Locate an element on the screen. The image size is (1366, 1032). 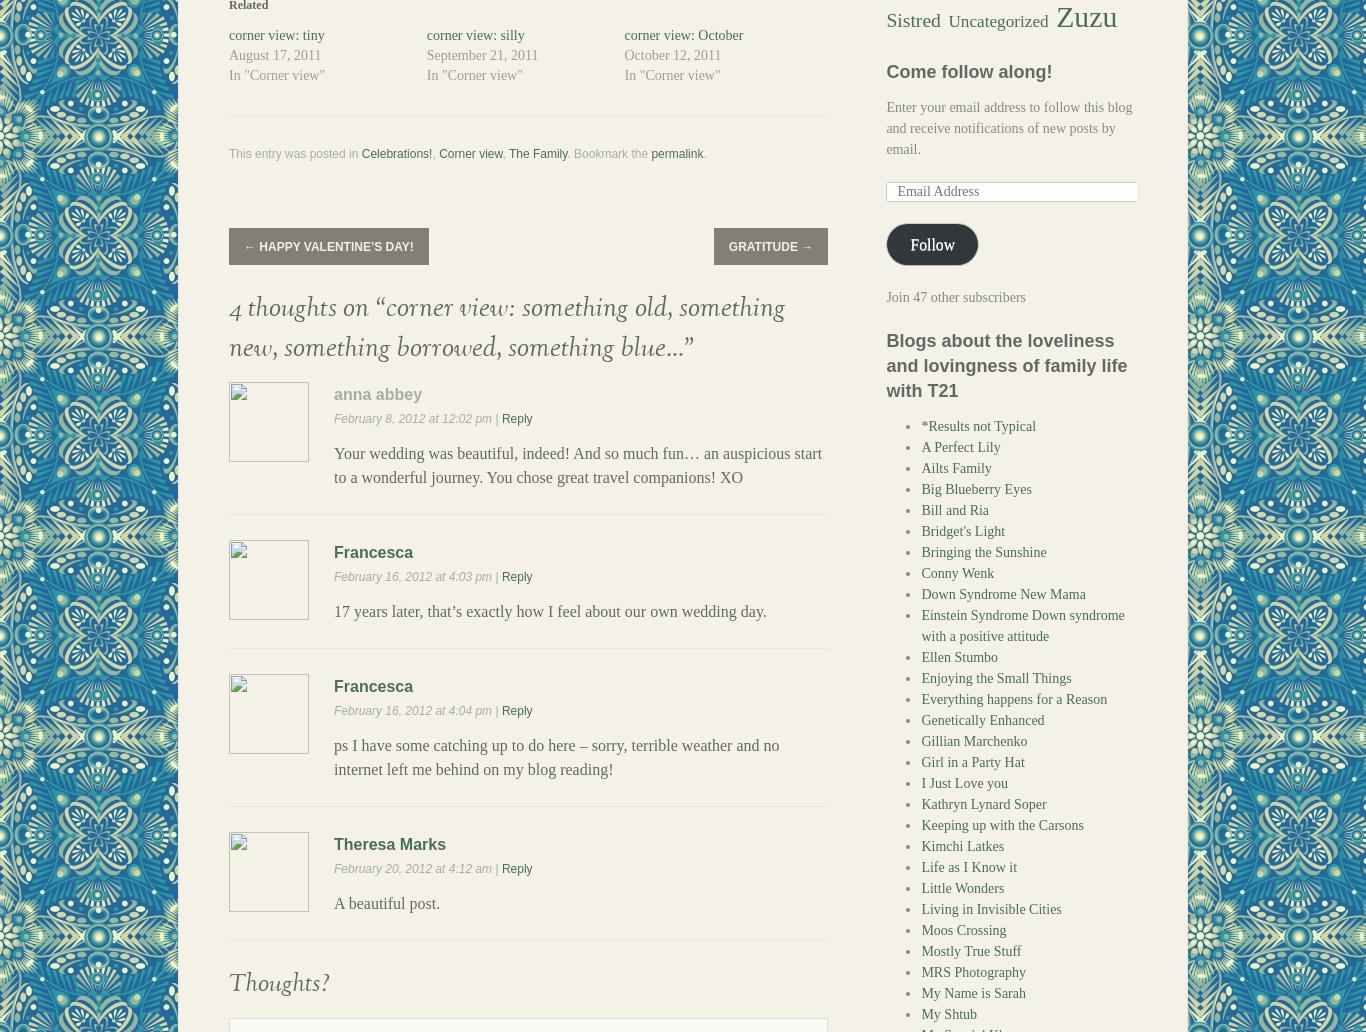
'February 16, 2012 at 4:04 pm' is located at coordinates (413, 709).